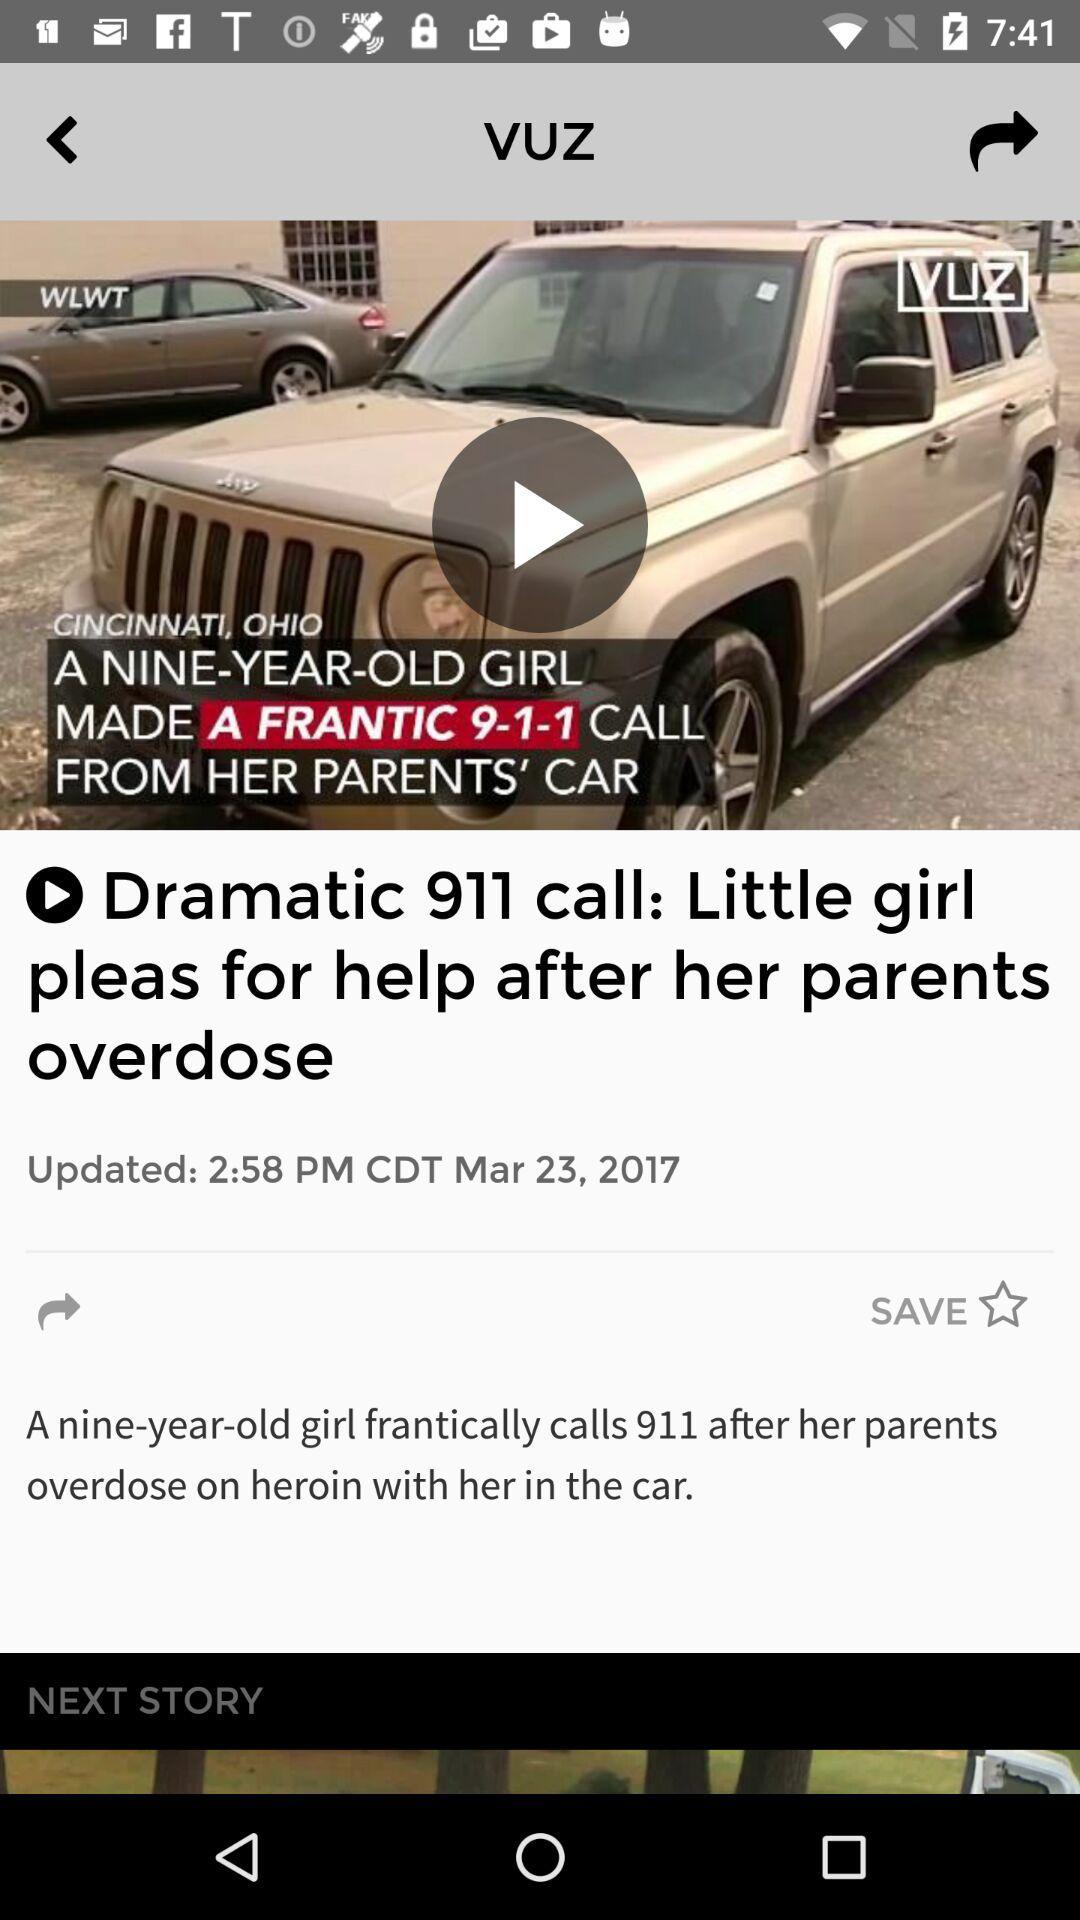  Describe the element at coordinates (107, 140) in the screenshot. I see `item next to vuz icon` at that location.